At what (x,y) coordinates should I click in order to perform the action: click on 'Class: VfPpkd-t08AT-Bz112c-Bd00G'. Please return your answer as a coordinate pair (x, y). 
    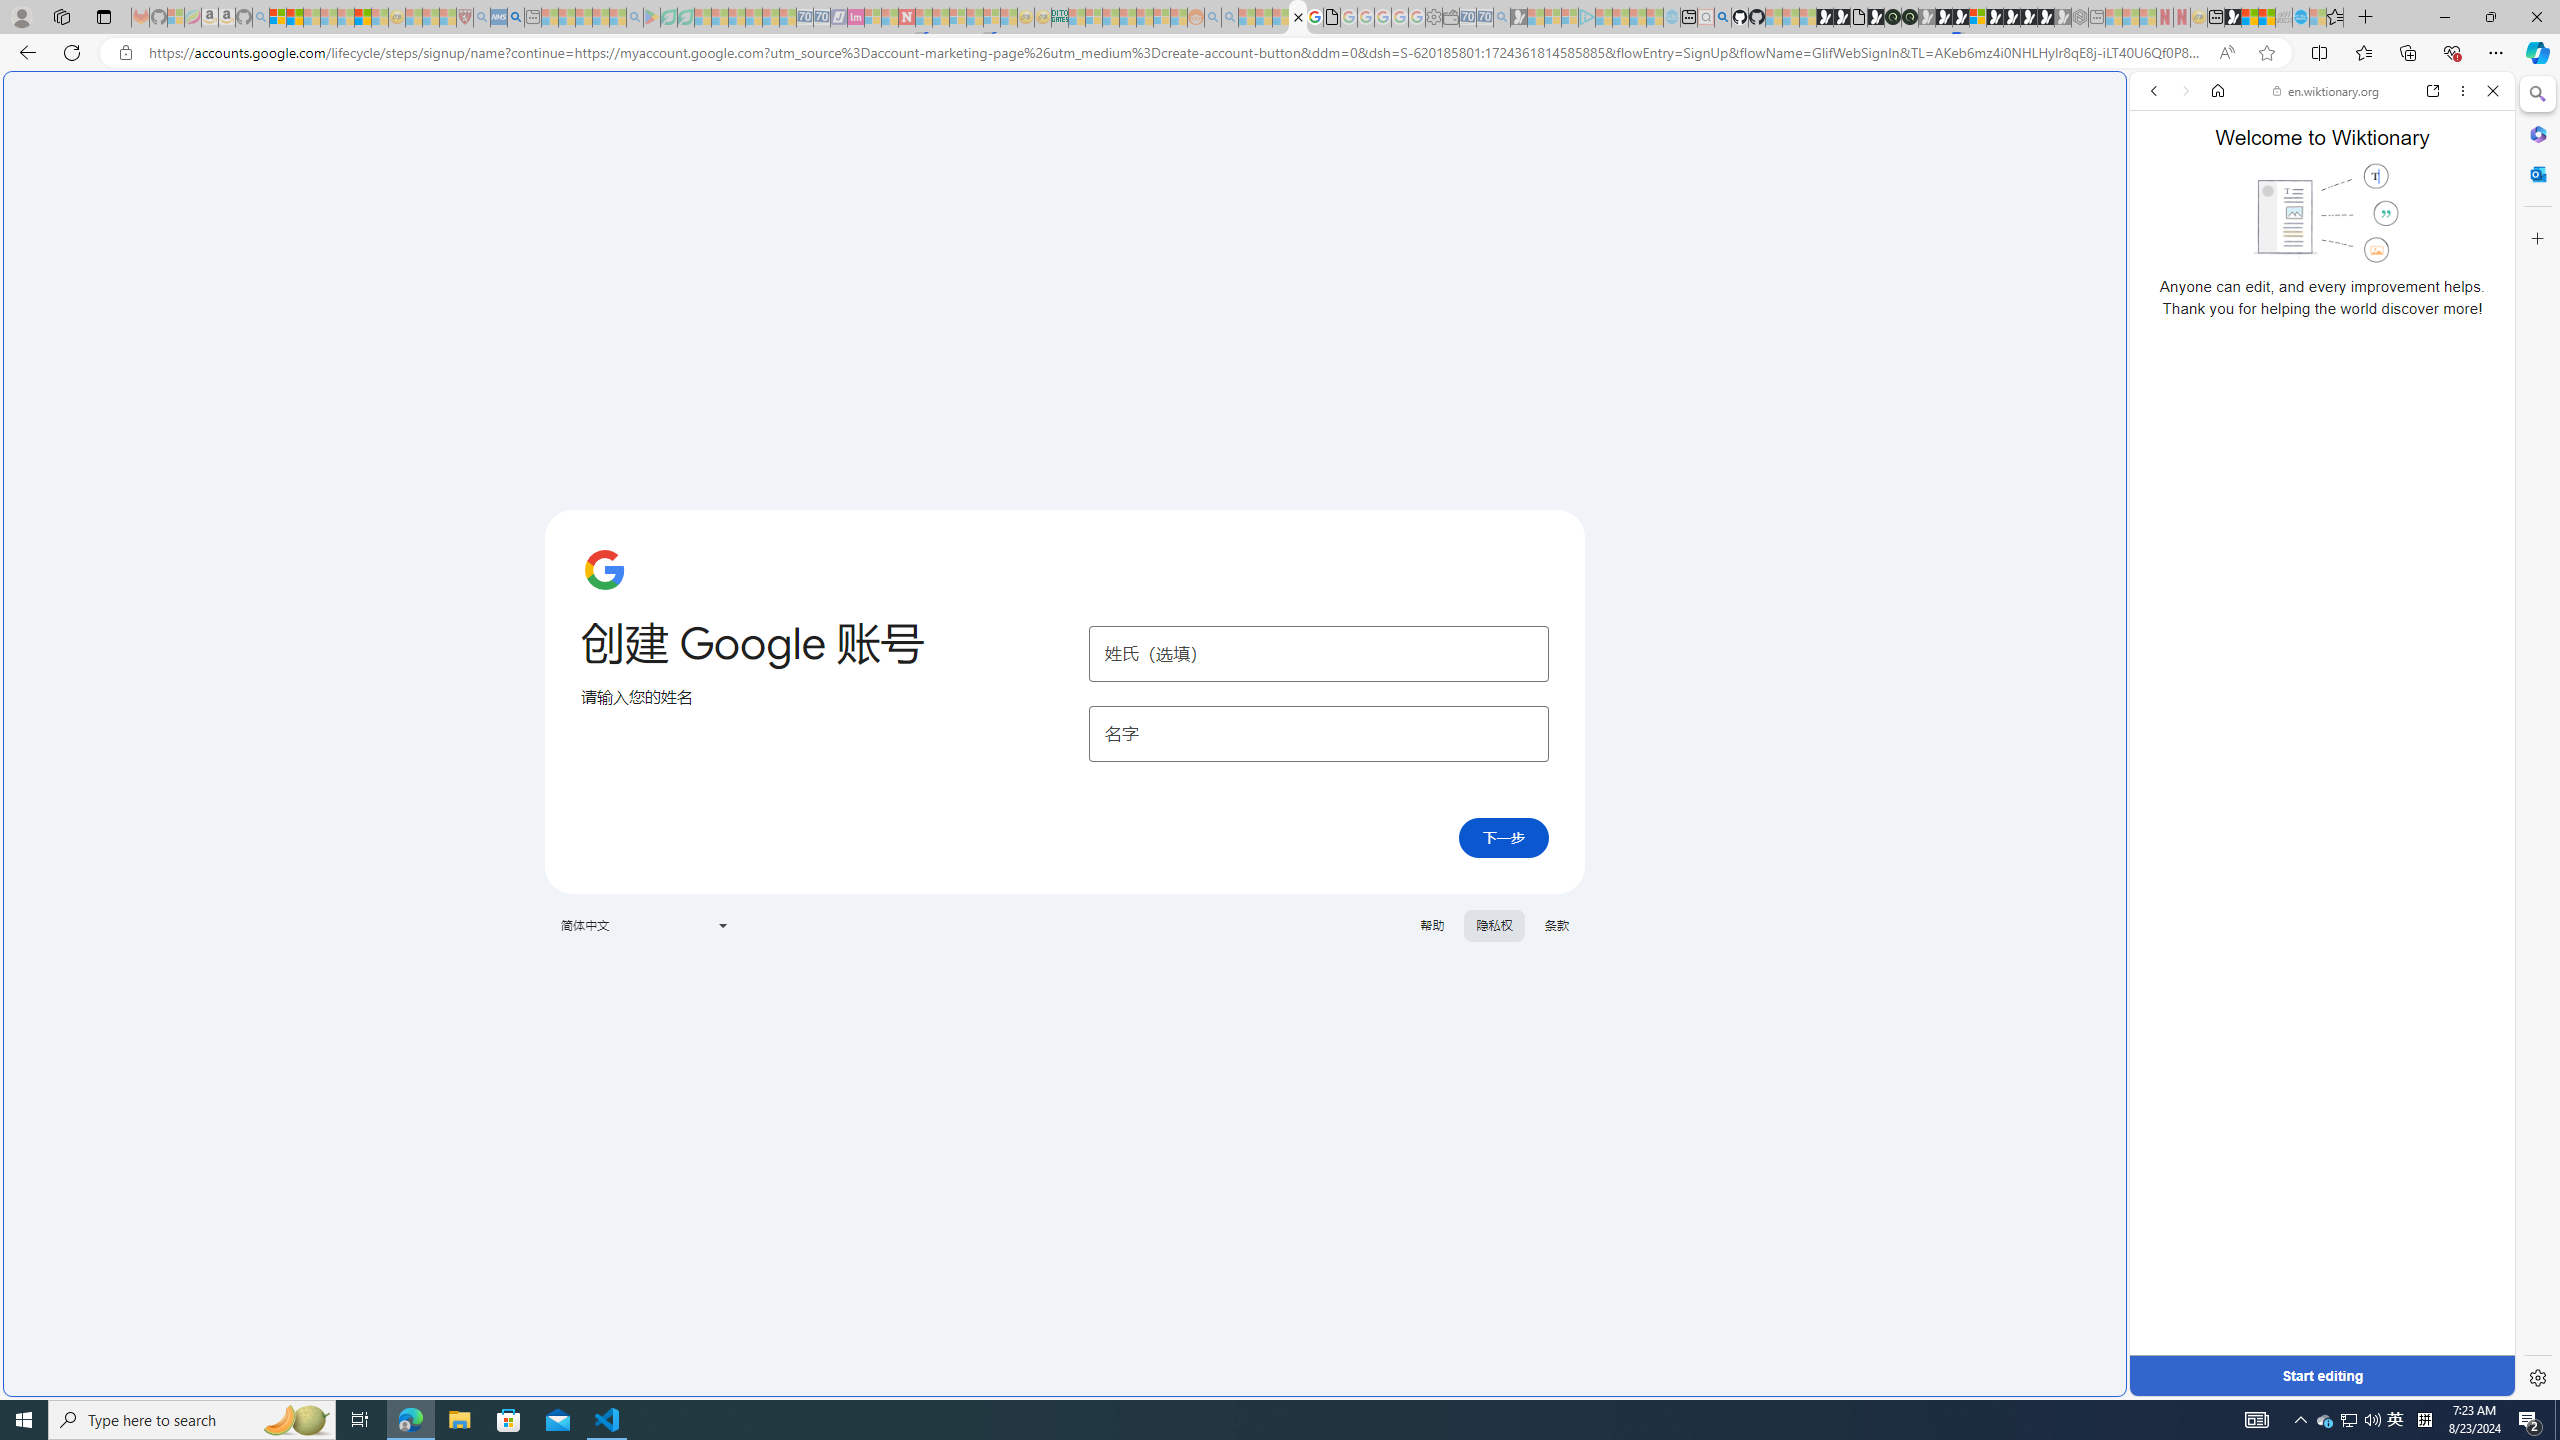
    Looking at the image, I should click on (721, 924).